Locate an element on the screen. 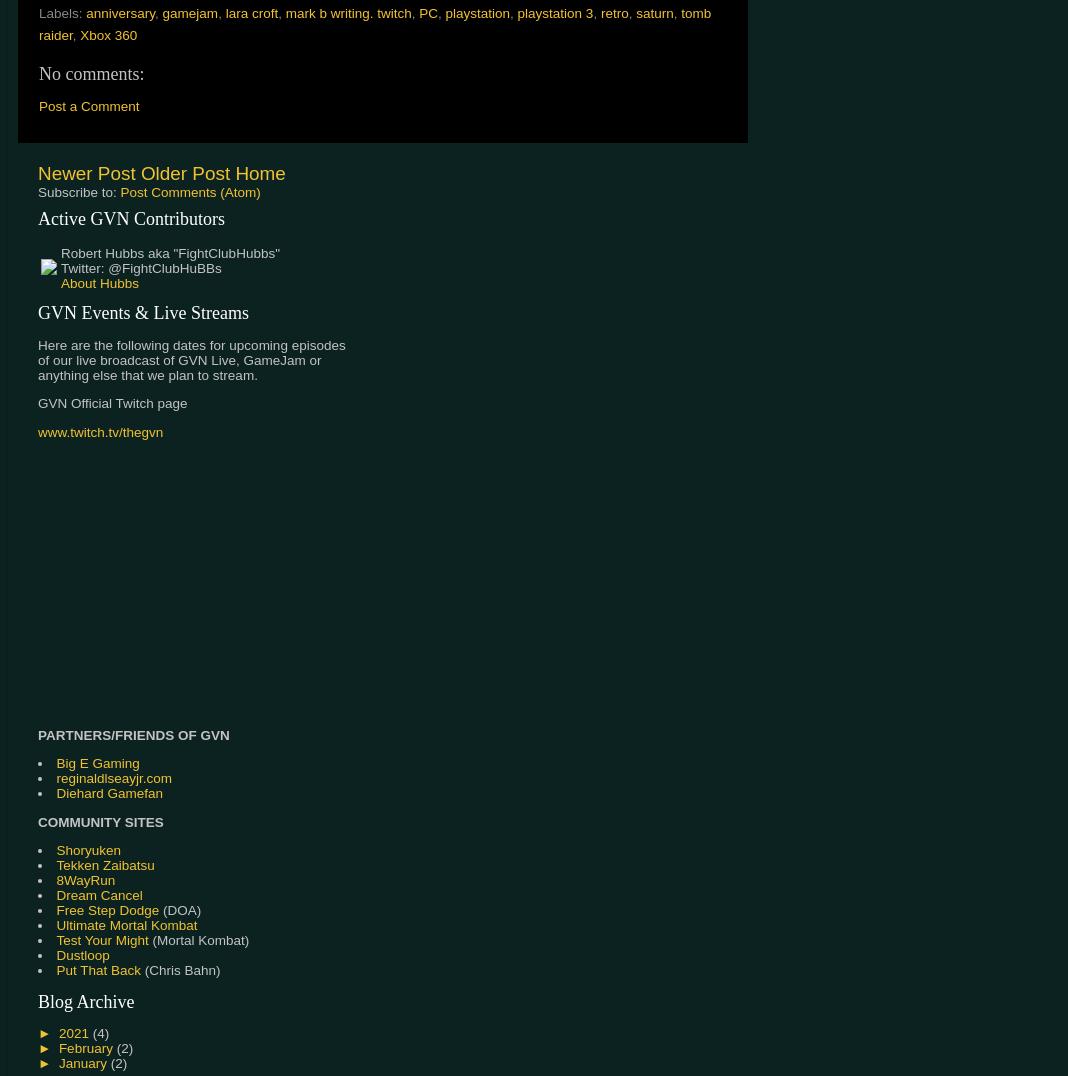 The height and width of the screenshot is (1076, 1068). 'Home' is located at coordinates (259, 173).